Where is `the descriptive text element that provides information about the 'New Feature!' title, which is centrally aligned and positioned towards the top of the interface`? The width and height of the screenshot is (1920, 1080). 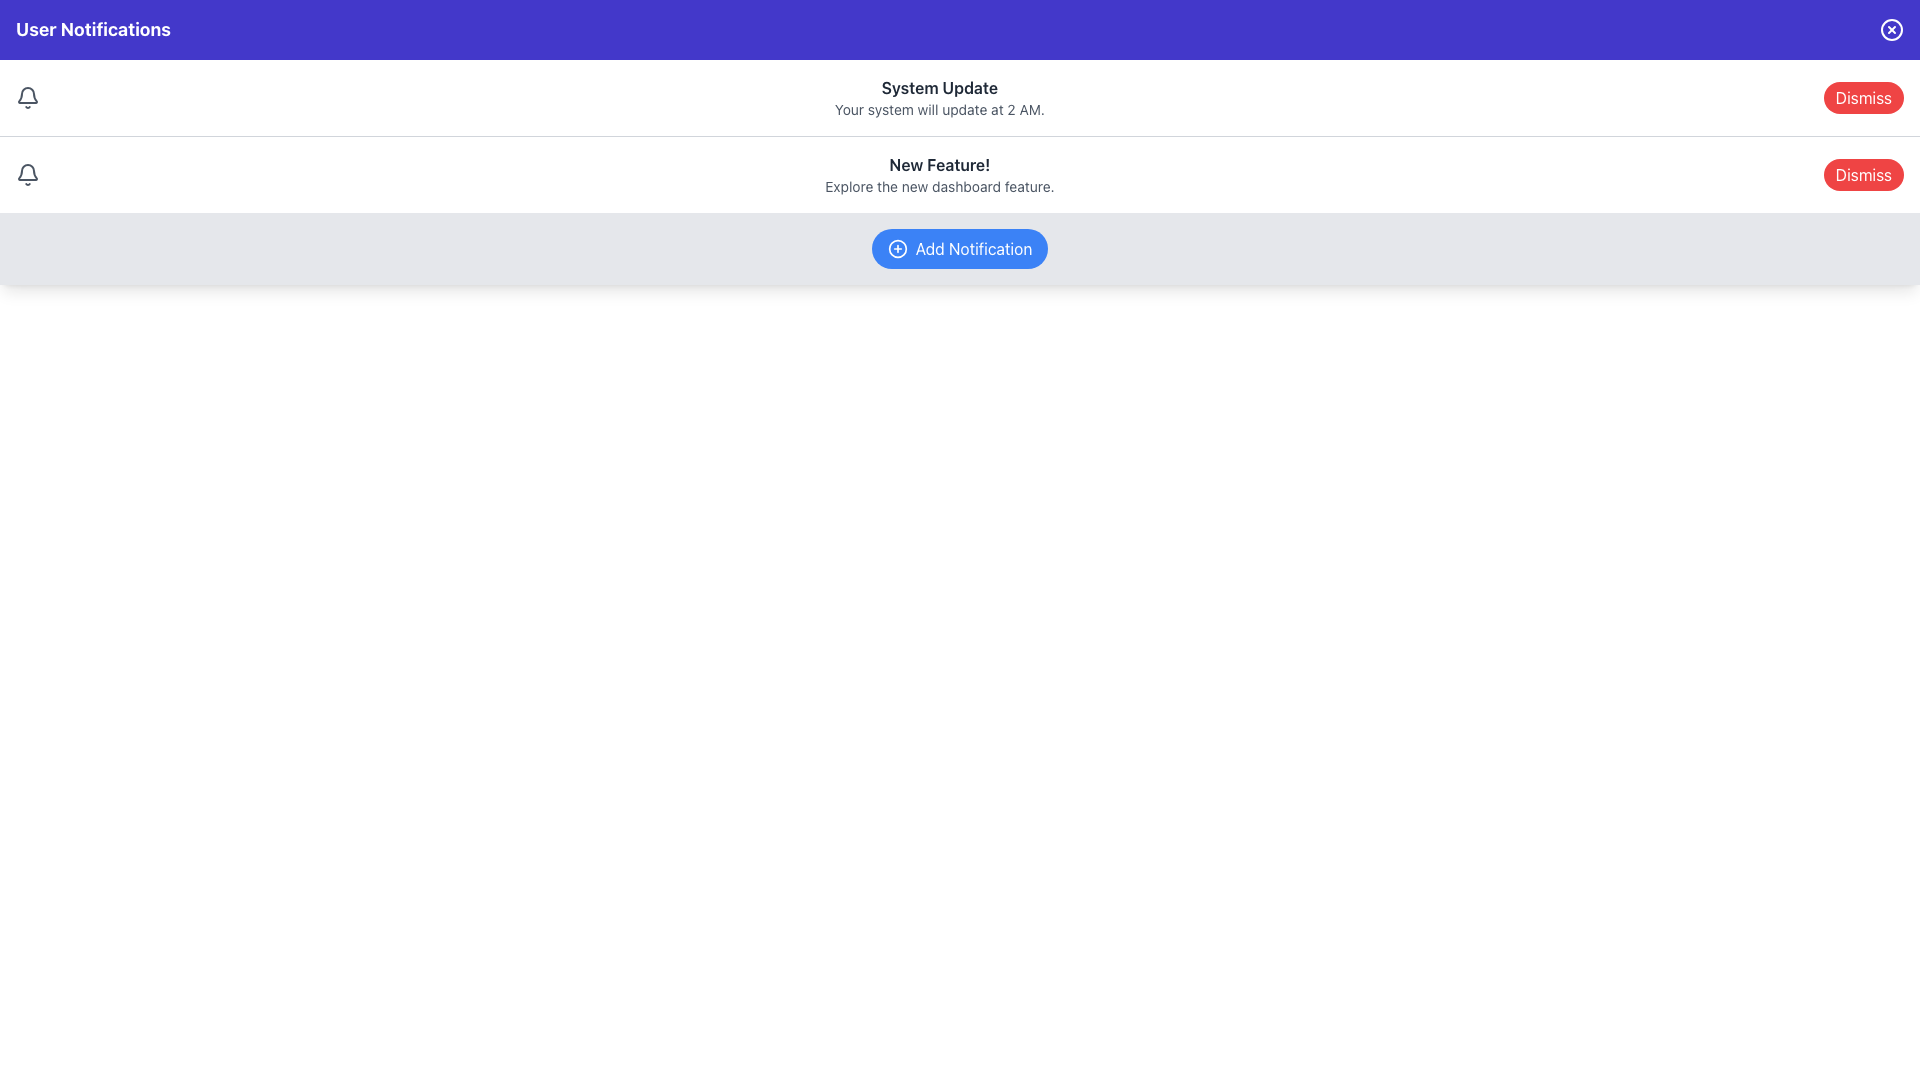 the descriptive text element that provides information about the 'New Feature!' title, which is centrally aligned and positioned towards the top of the interface is located at coordinates (938, 186).